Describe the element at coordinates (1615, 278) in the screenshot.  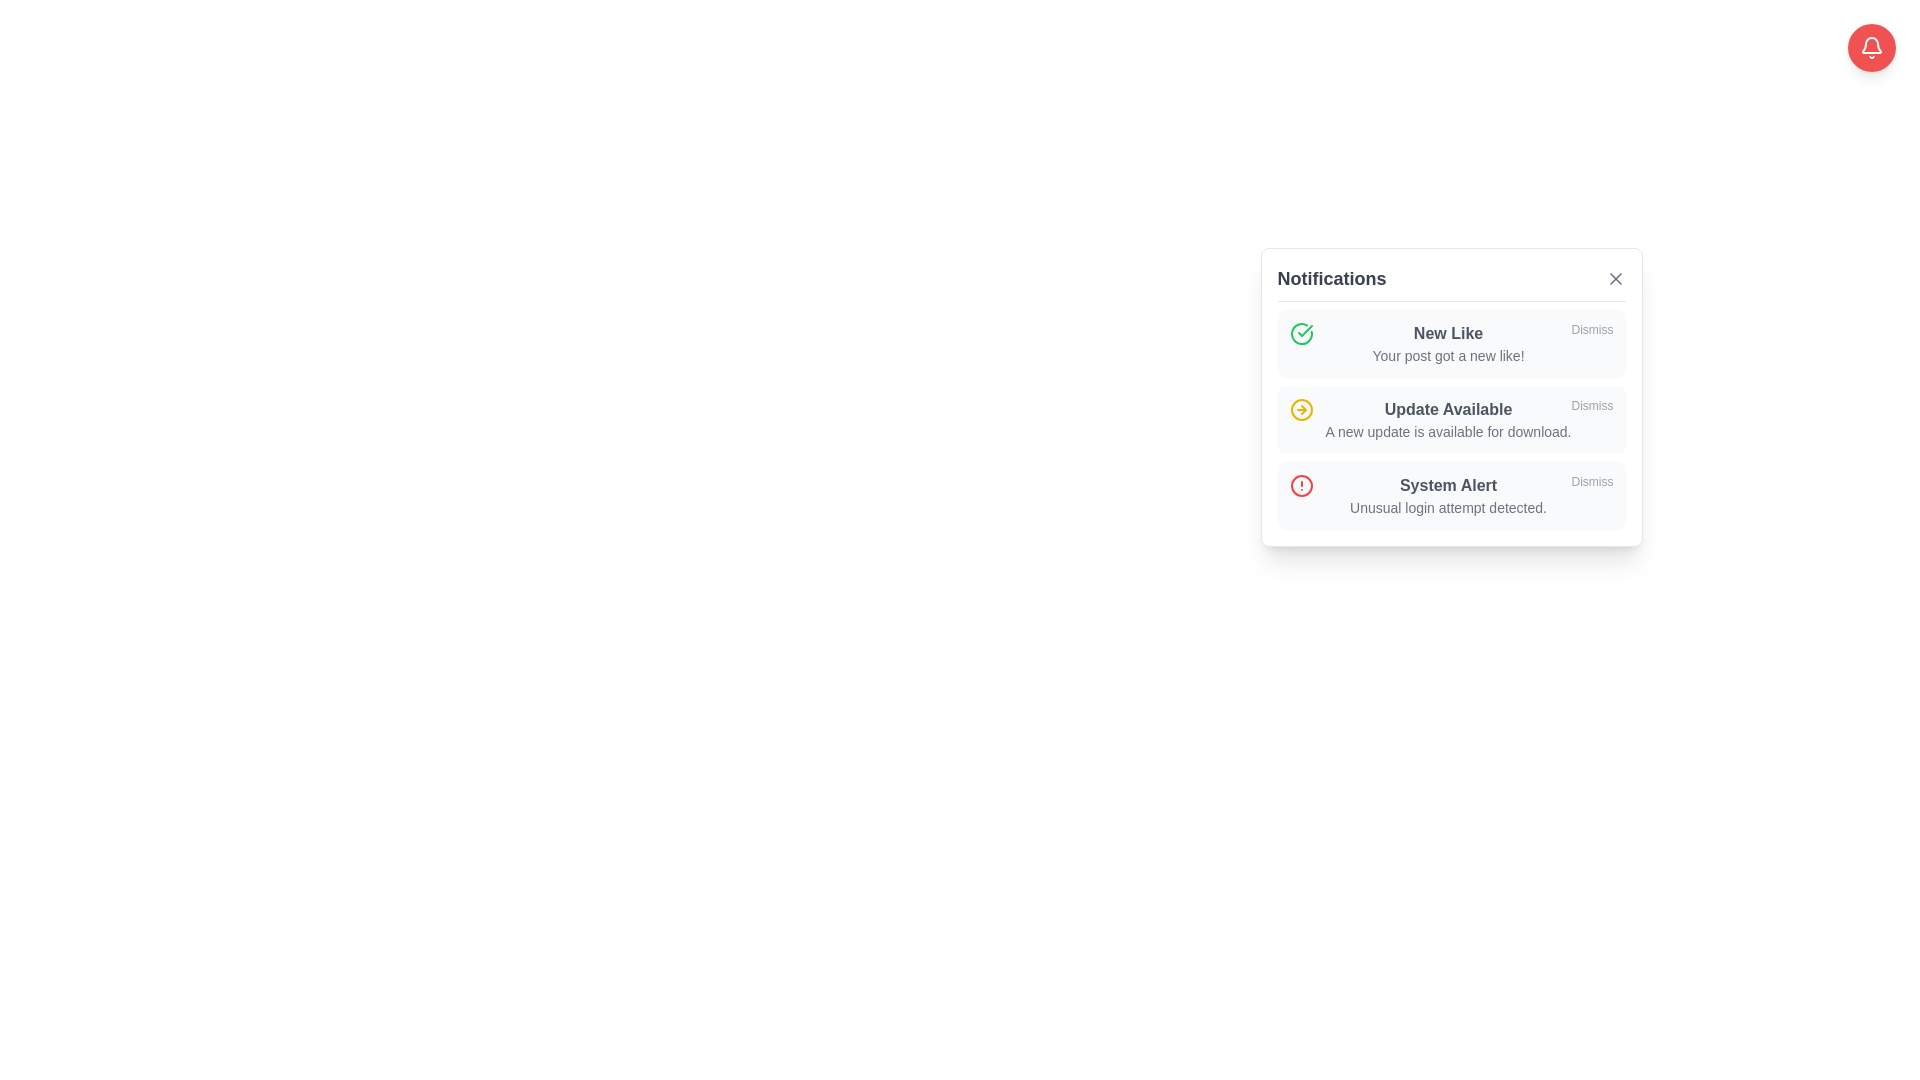
I see `the close button located in the top-right corner of the notification panel` at that location.